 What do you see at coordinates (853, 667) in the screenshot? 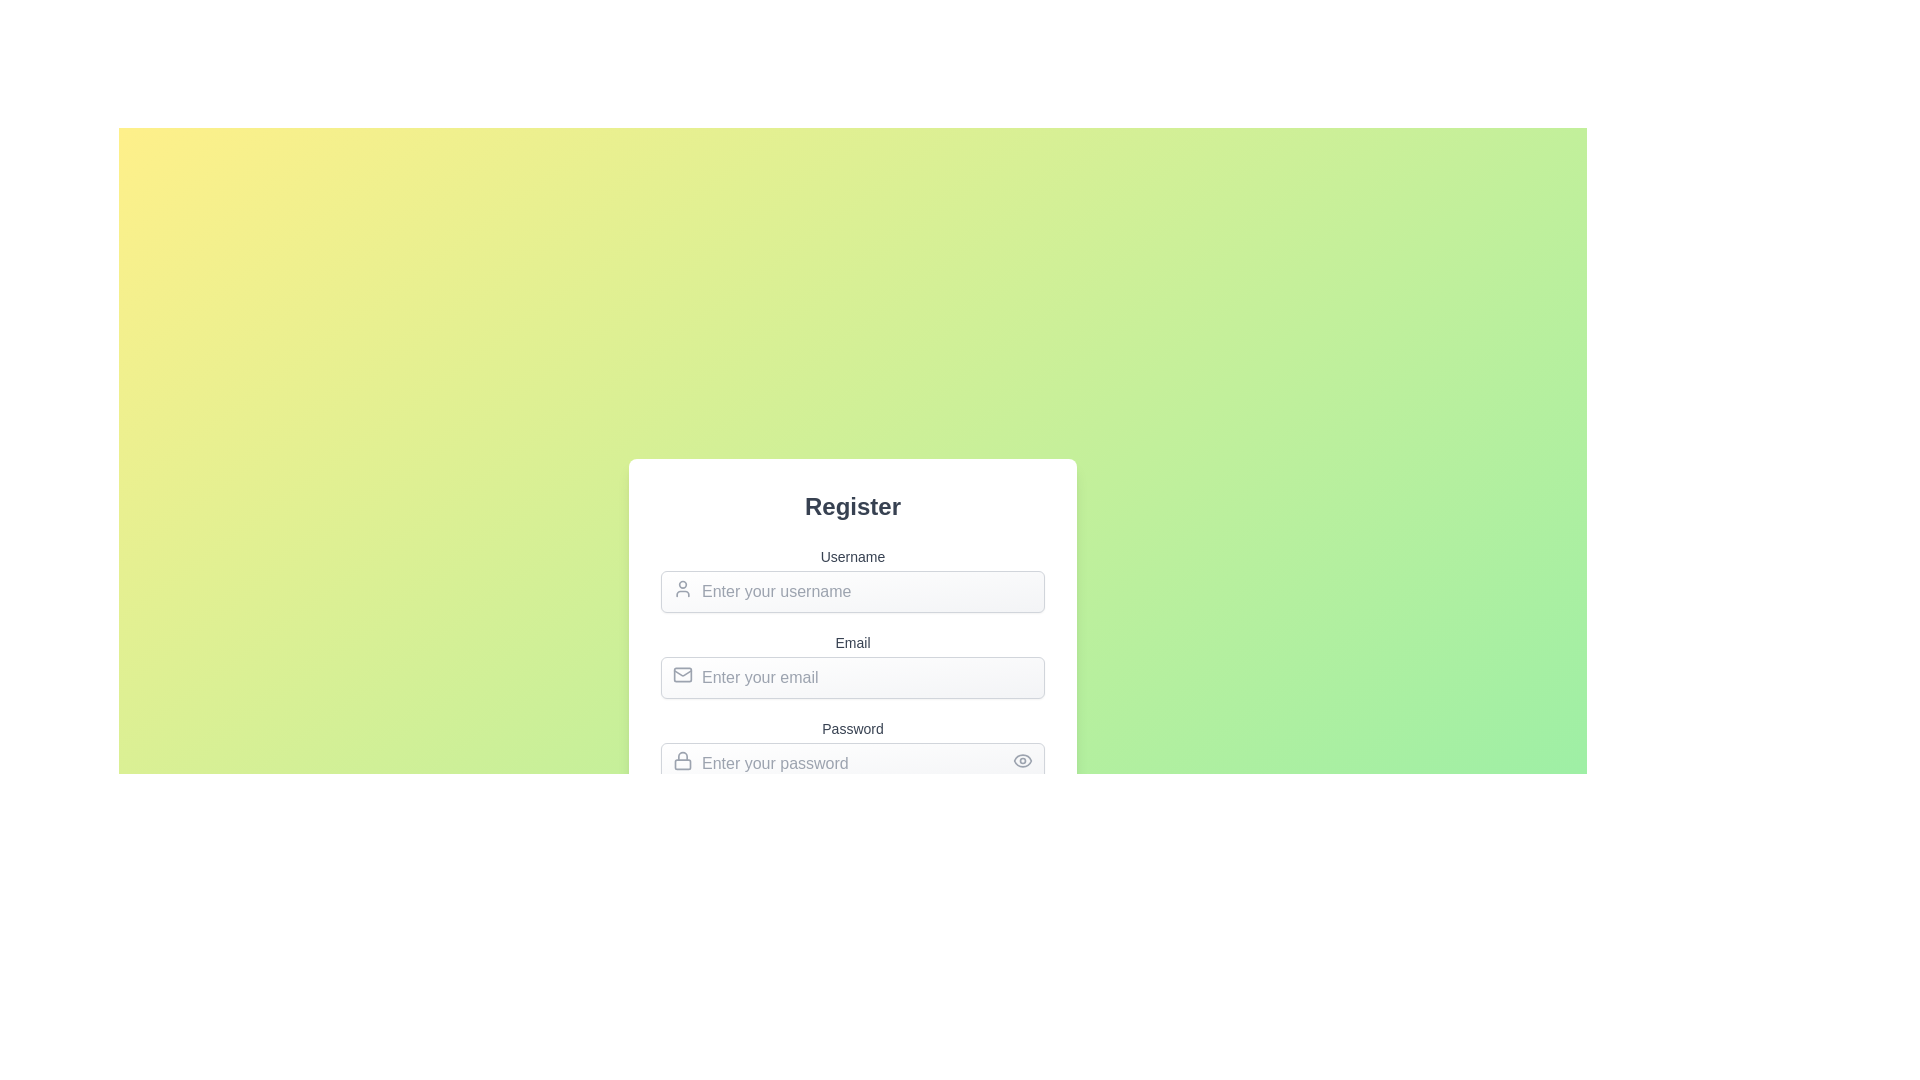
I see `the email input field, which is the second input field in the vertically aligned form layout, to focus on it` at bounding box center [853, 667].